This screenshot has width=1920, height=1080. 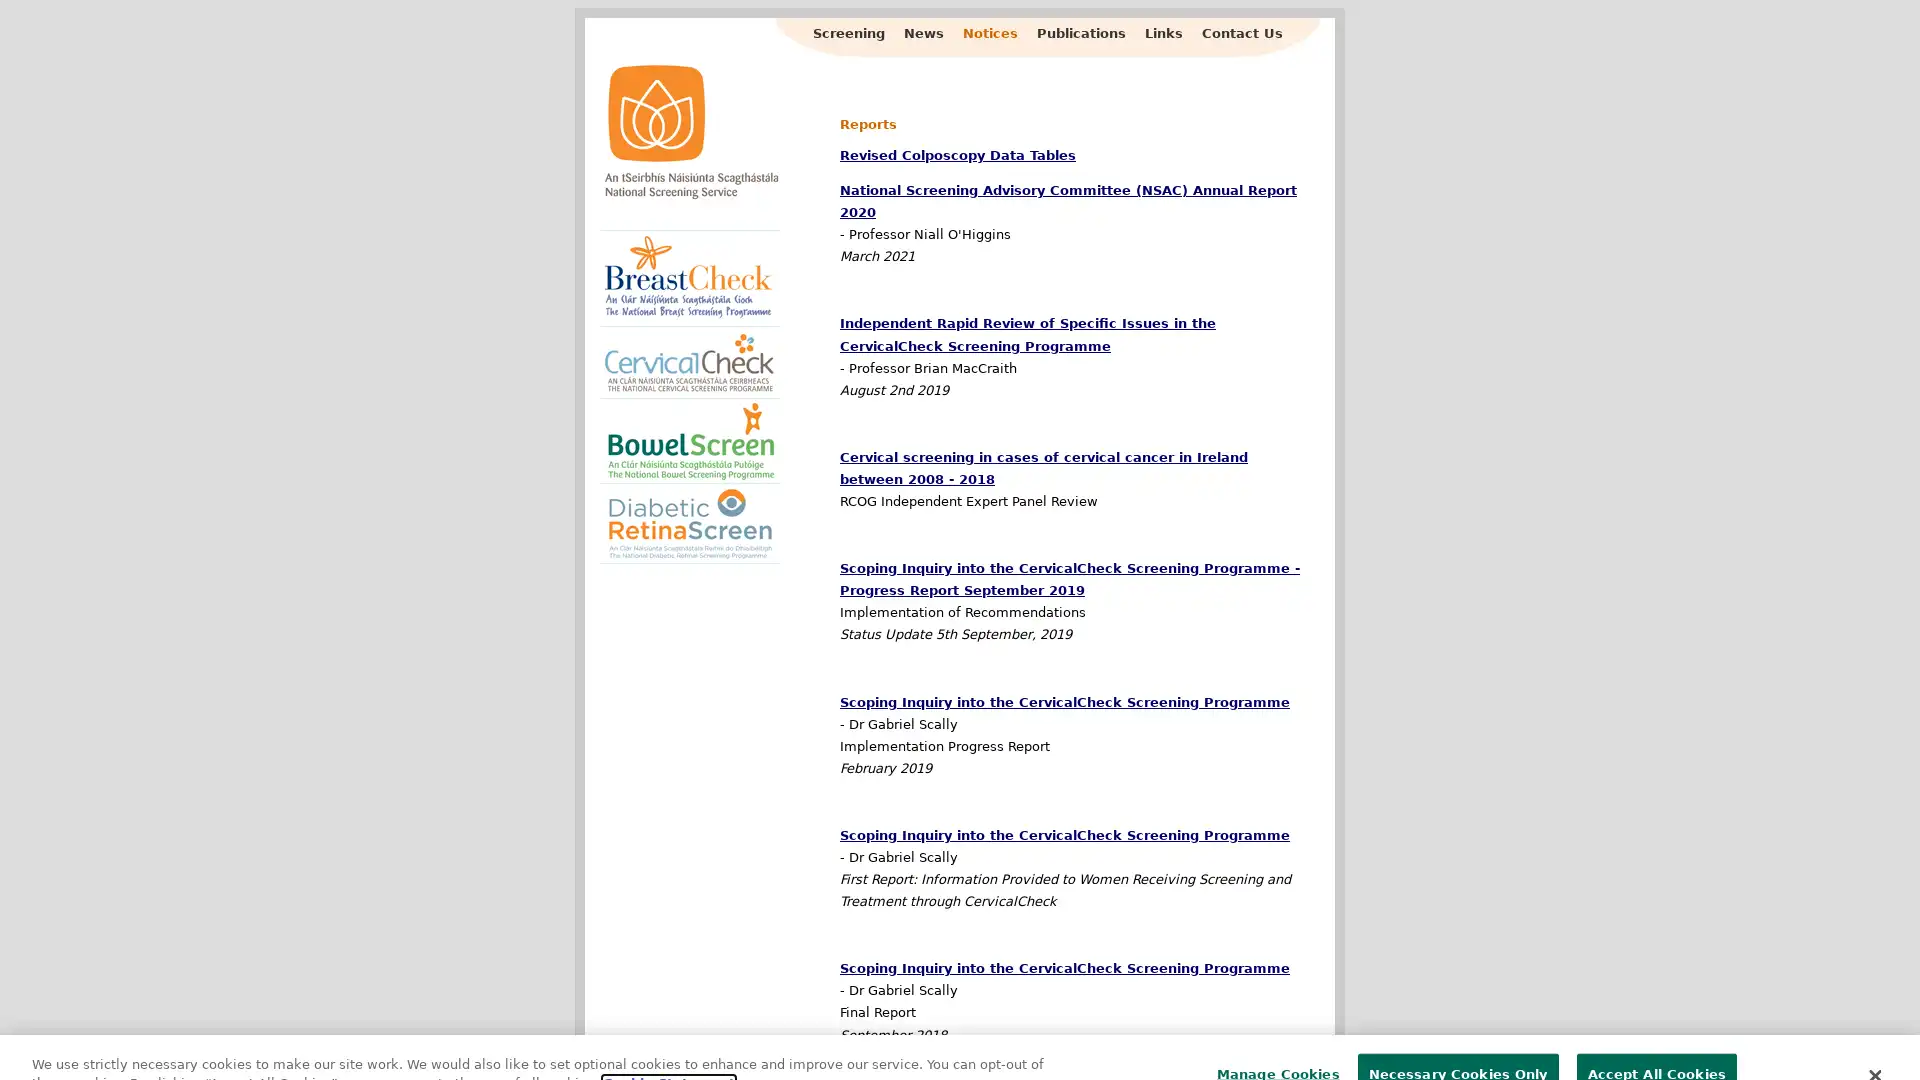 I want to click on Manage Cookies, so click(x=1271, y=1036).